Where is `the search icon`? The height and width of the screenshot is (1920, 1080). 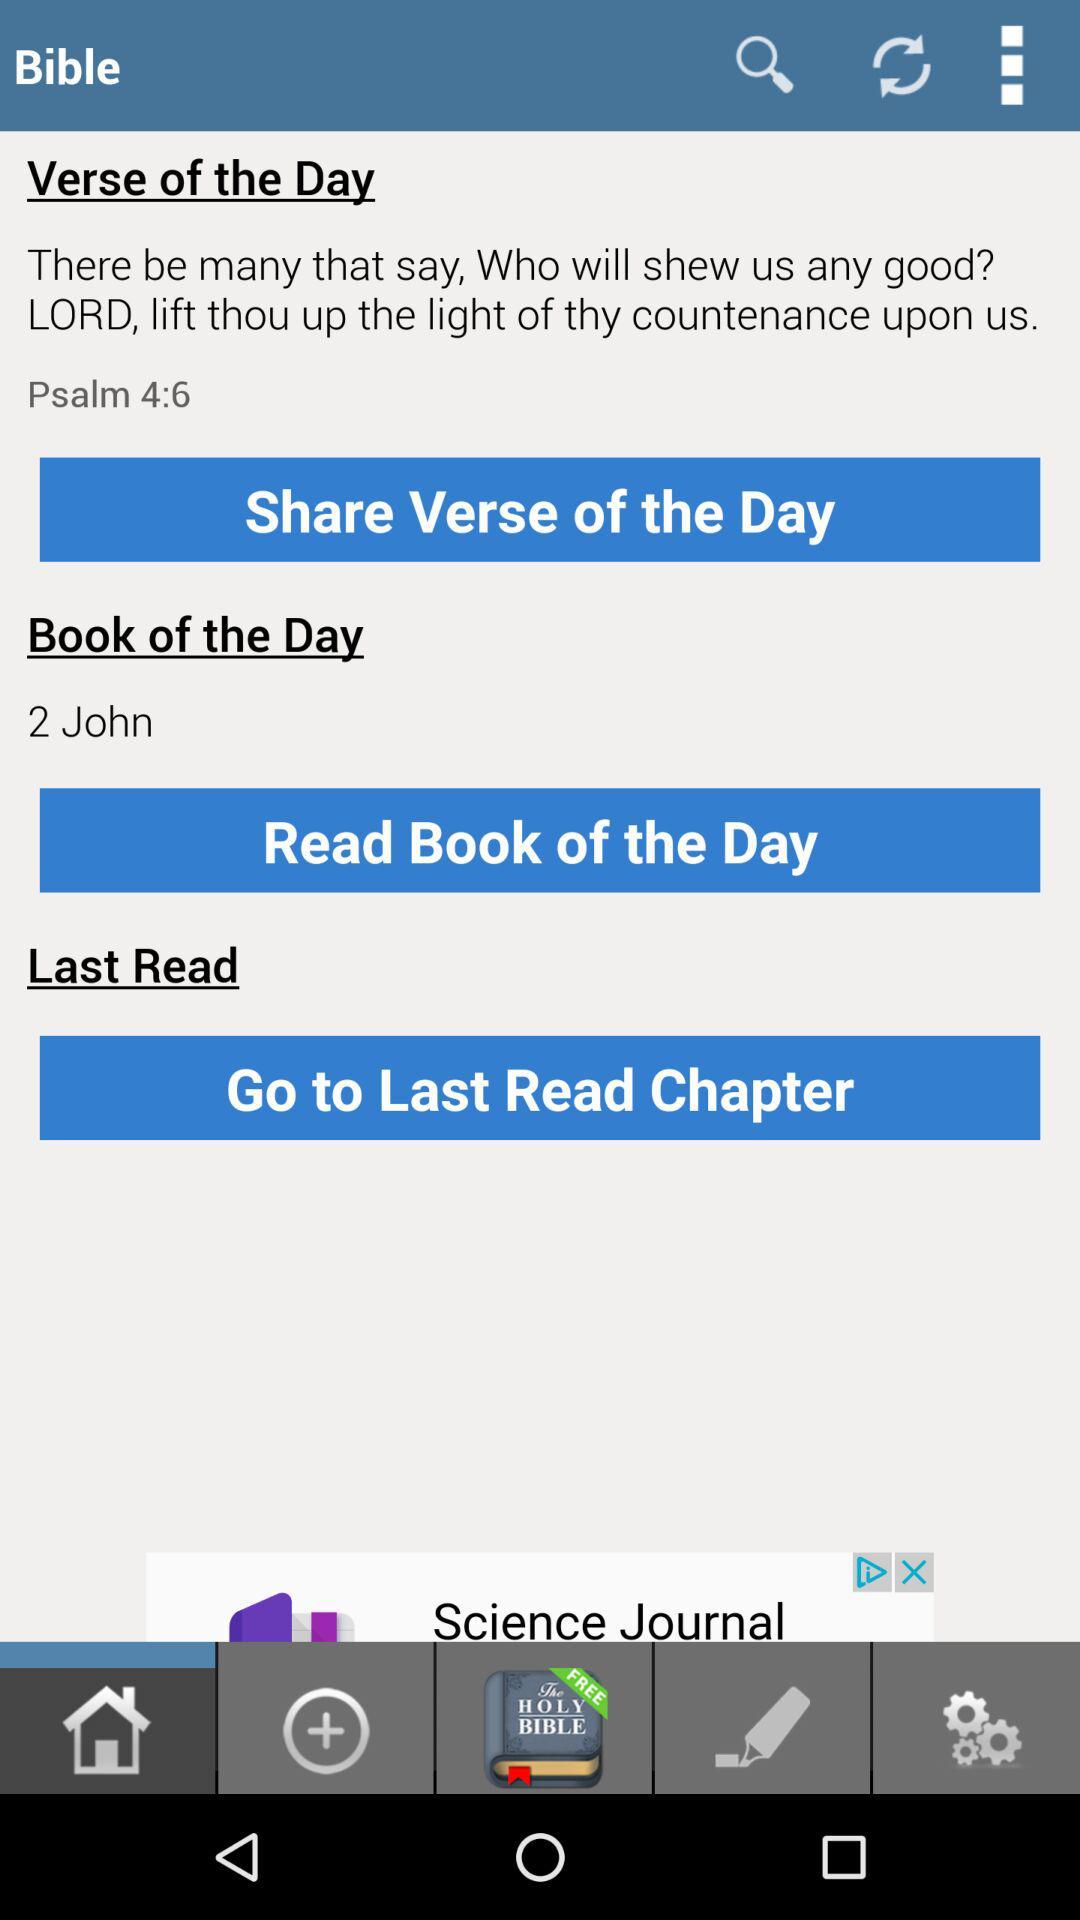
the search icon is located at coordinates (764, 69).